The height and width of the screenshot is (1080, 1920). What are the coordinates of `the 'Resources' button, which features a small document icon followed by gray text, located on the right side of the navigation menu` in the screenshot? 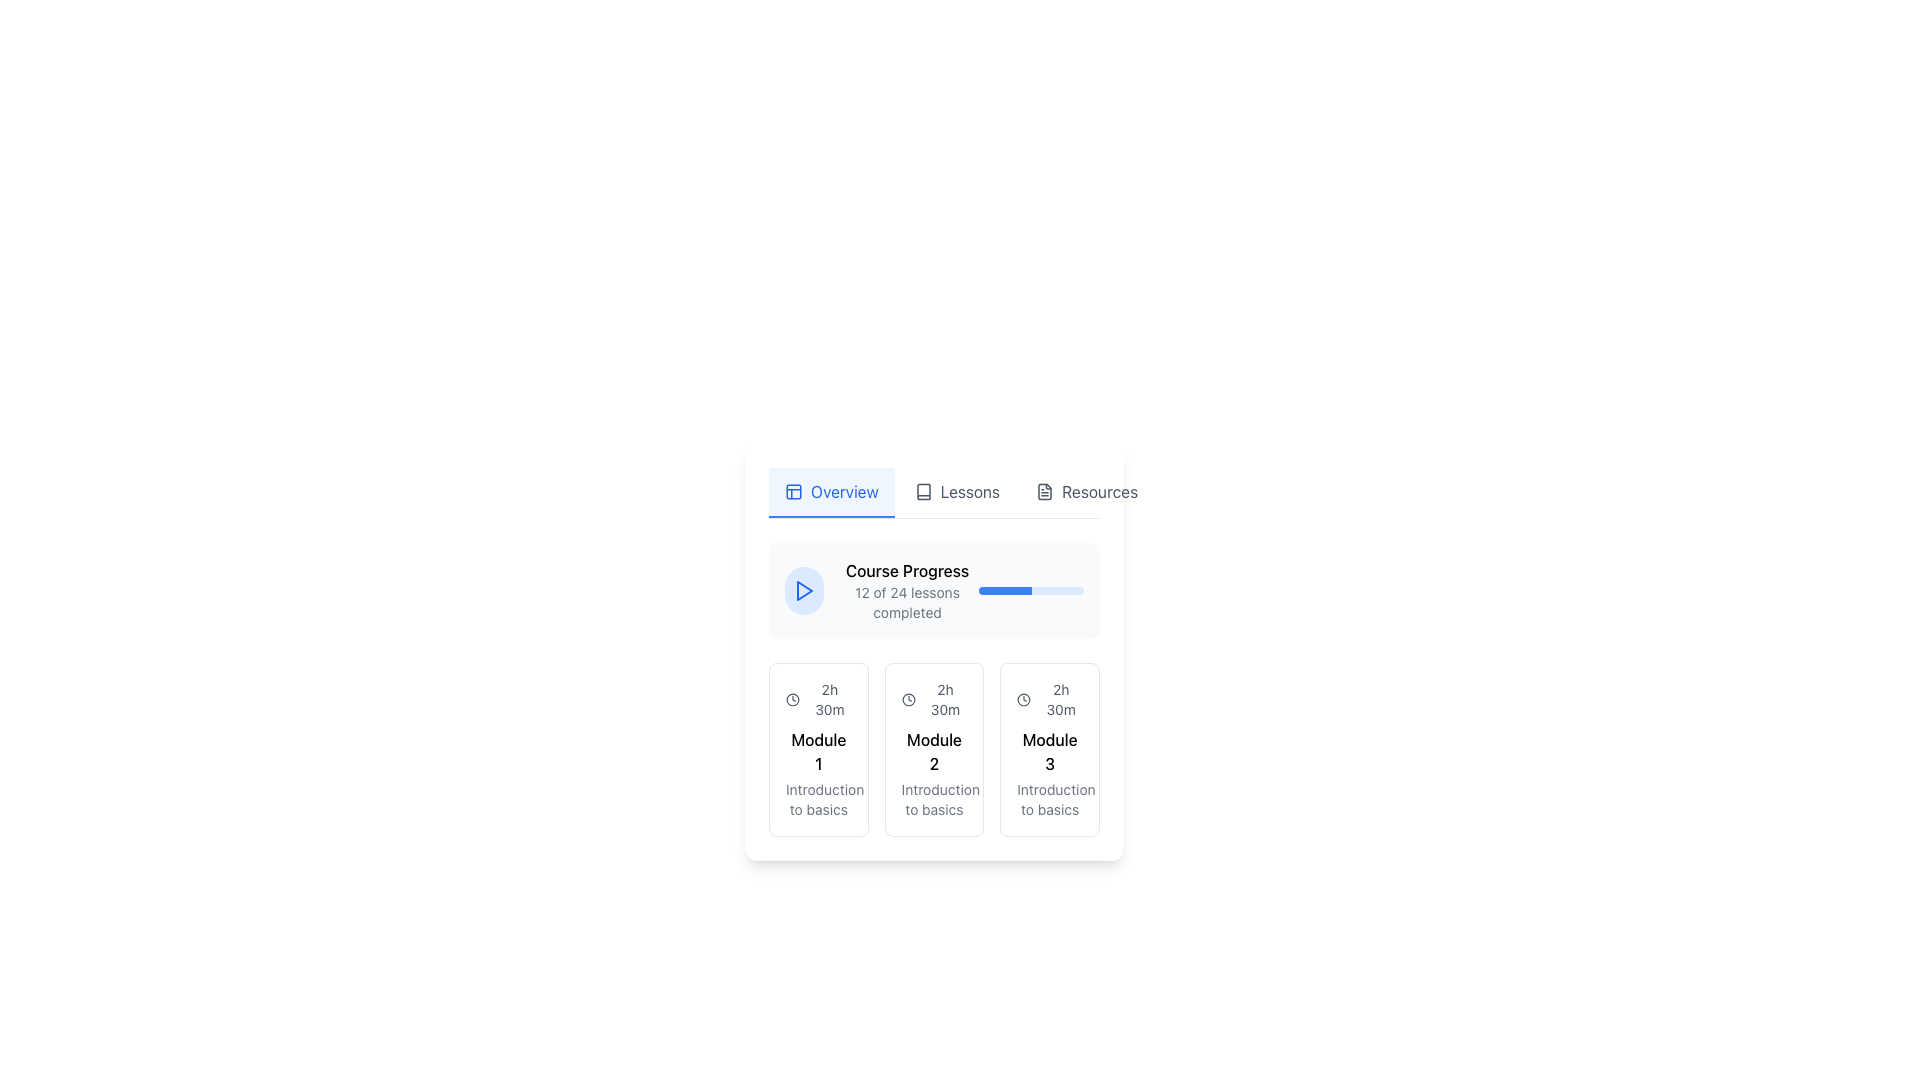 It's located at (1086, 493).